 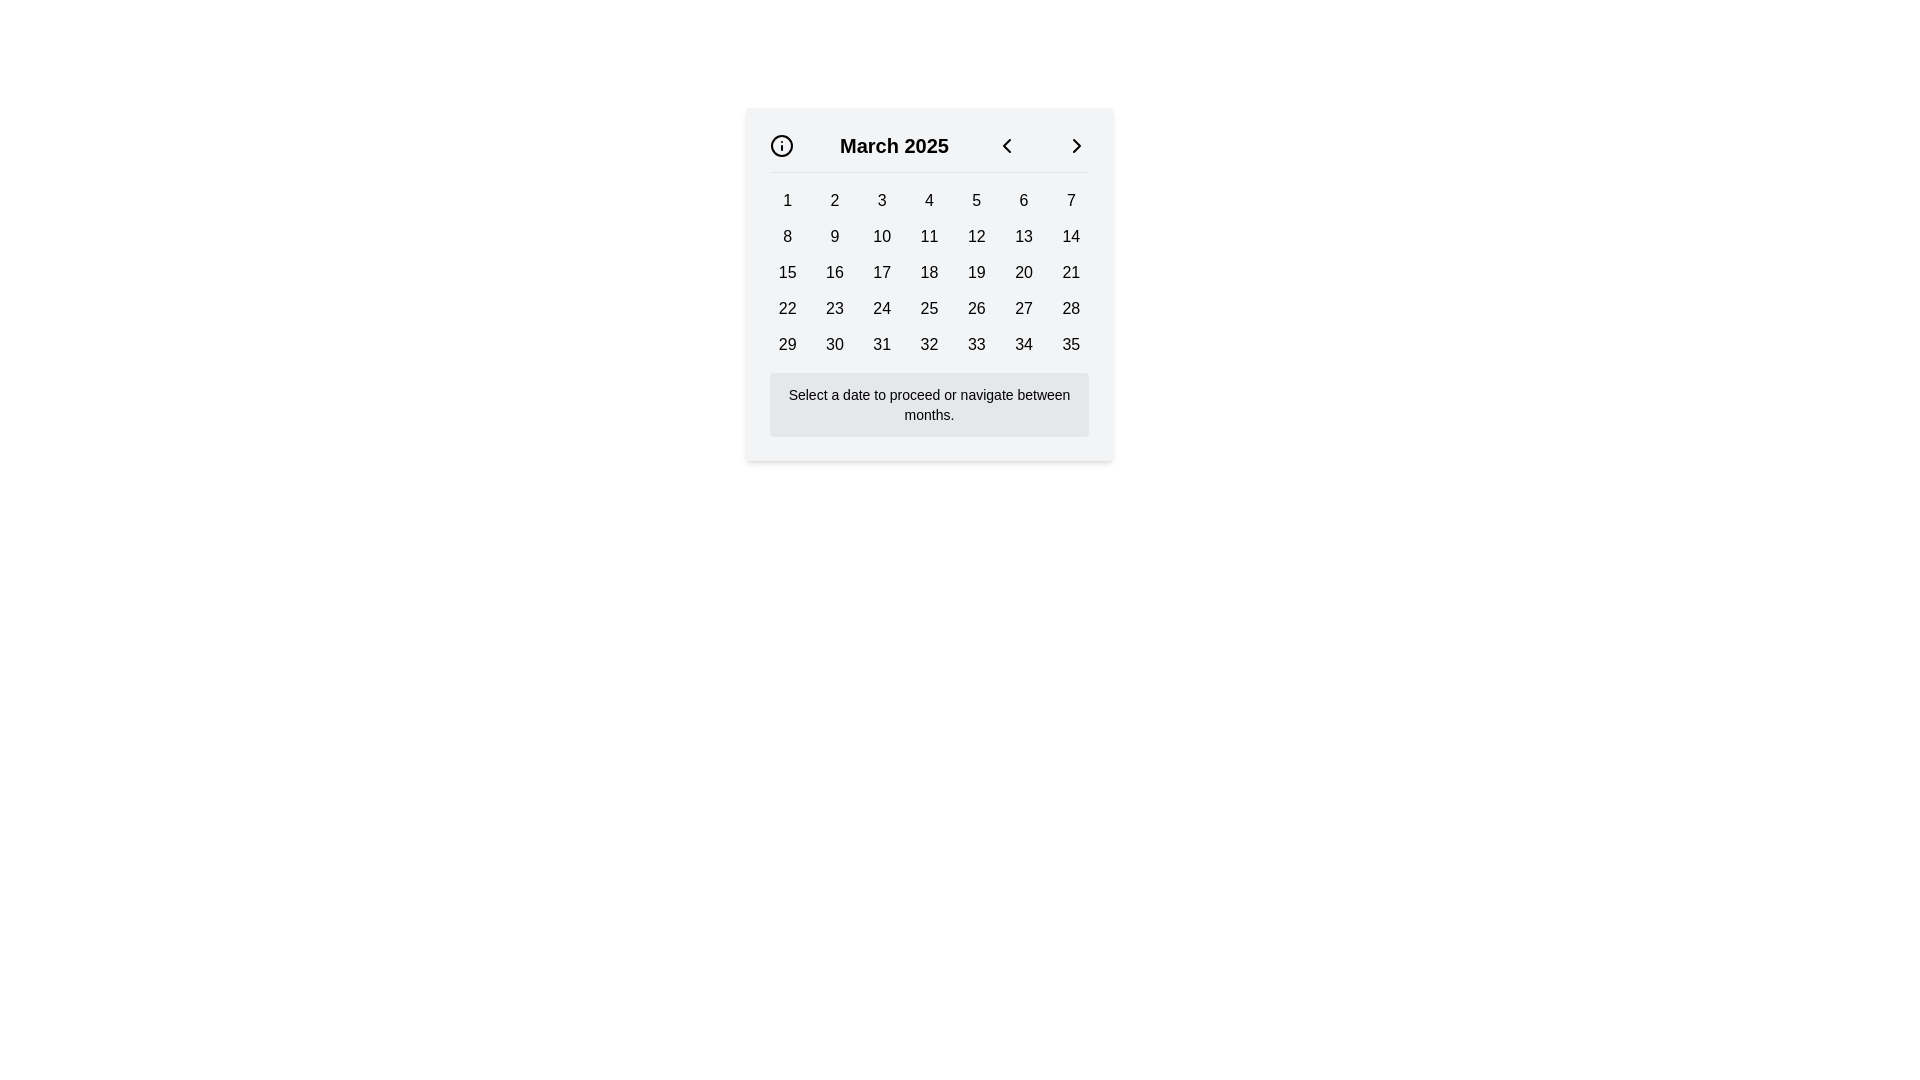 What do you see at coordinates (928, 343) in the screenshot?
I see `the button displaying the text '32' in bold, located in the last row, fourth column of the calendar grid` at bounding box center [928, 343].